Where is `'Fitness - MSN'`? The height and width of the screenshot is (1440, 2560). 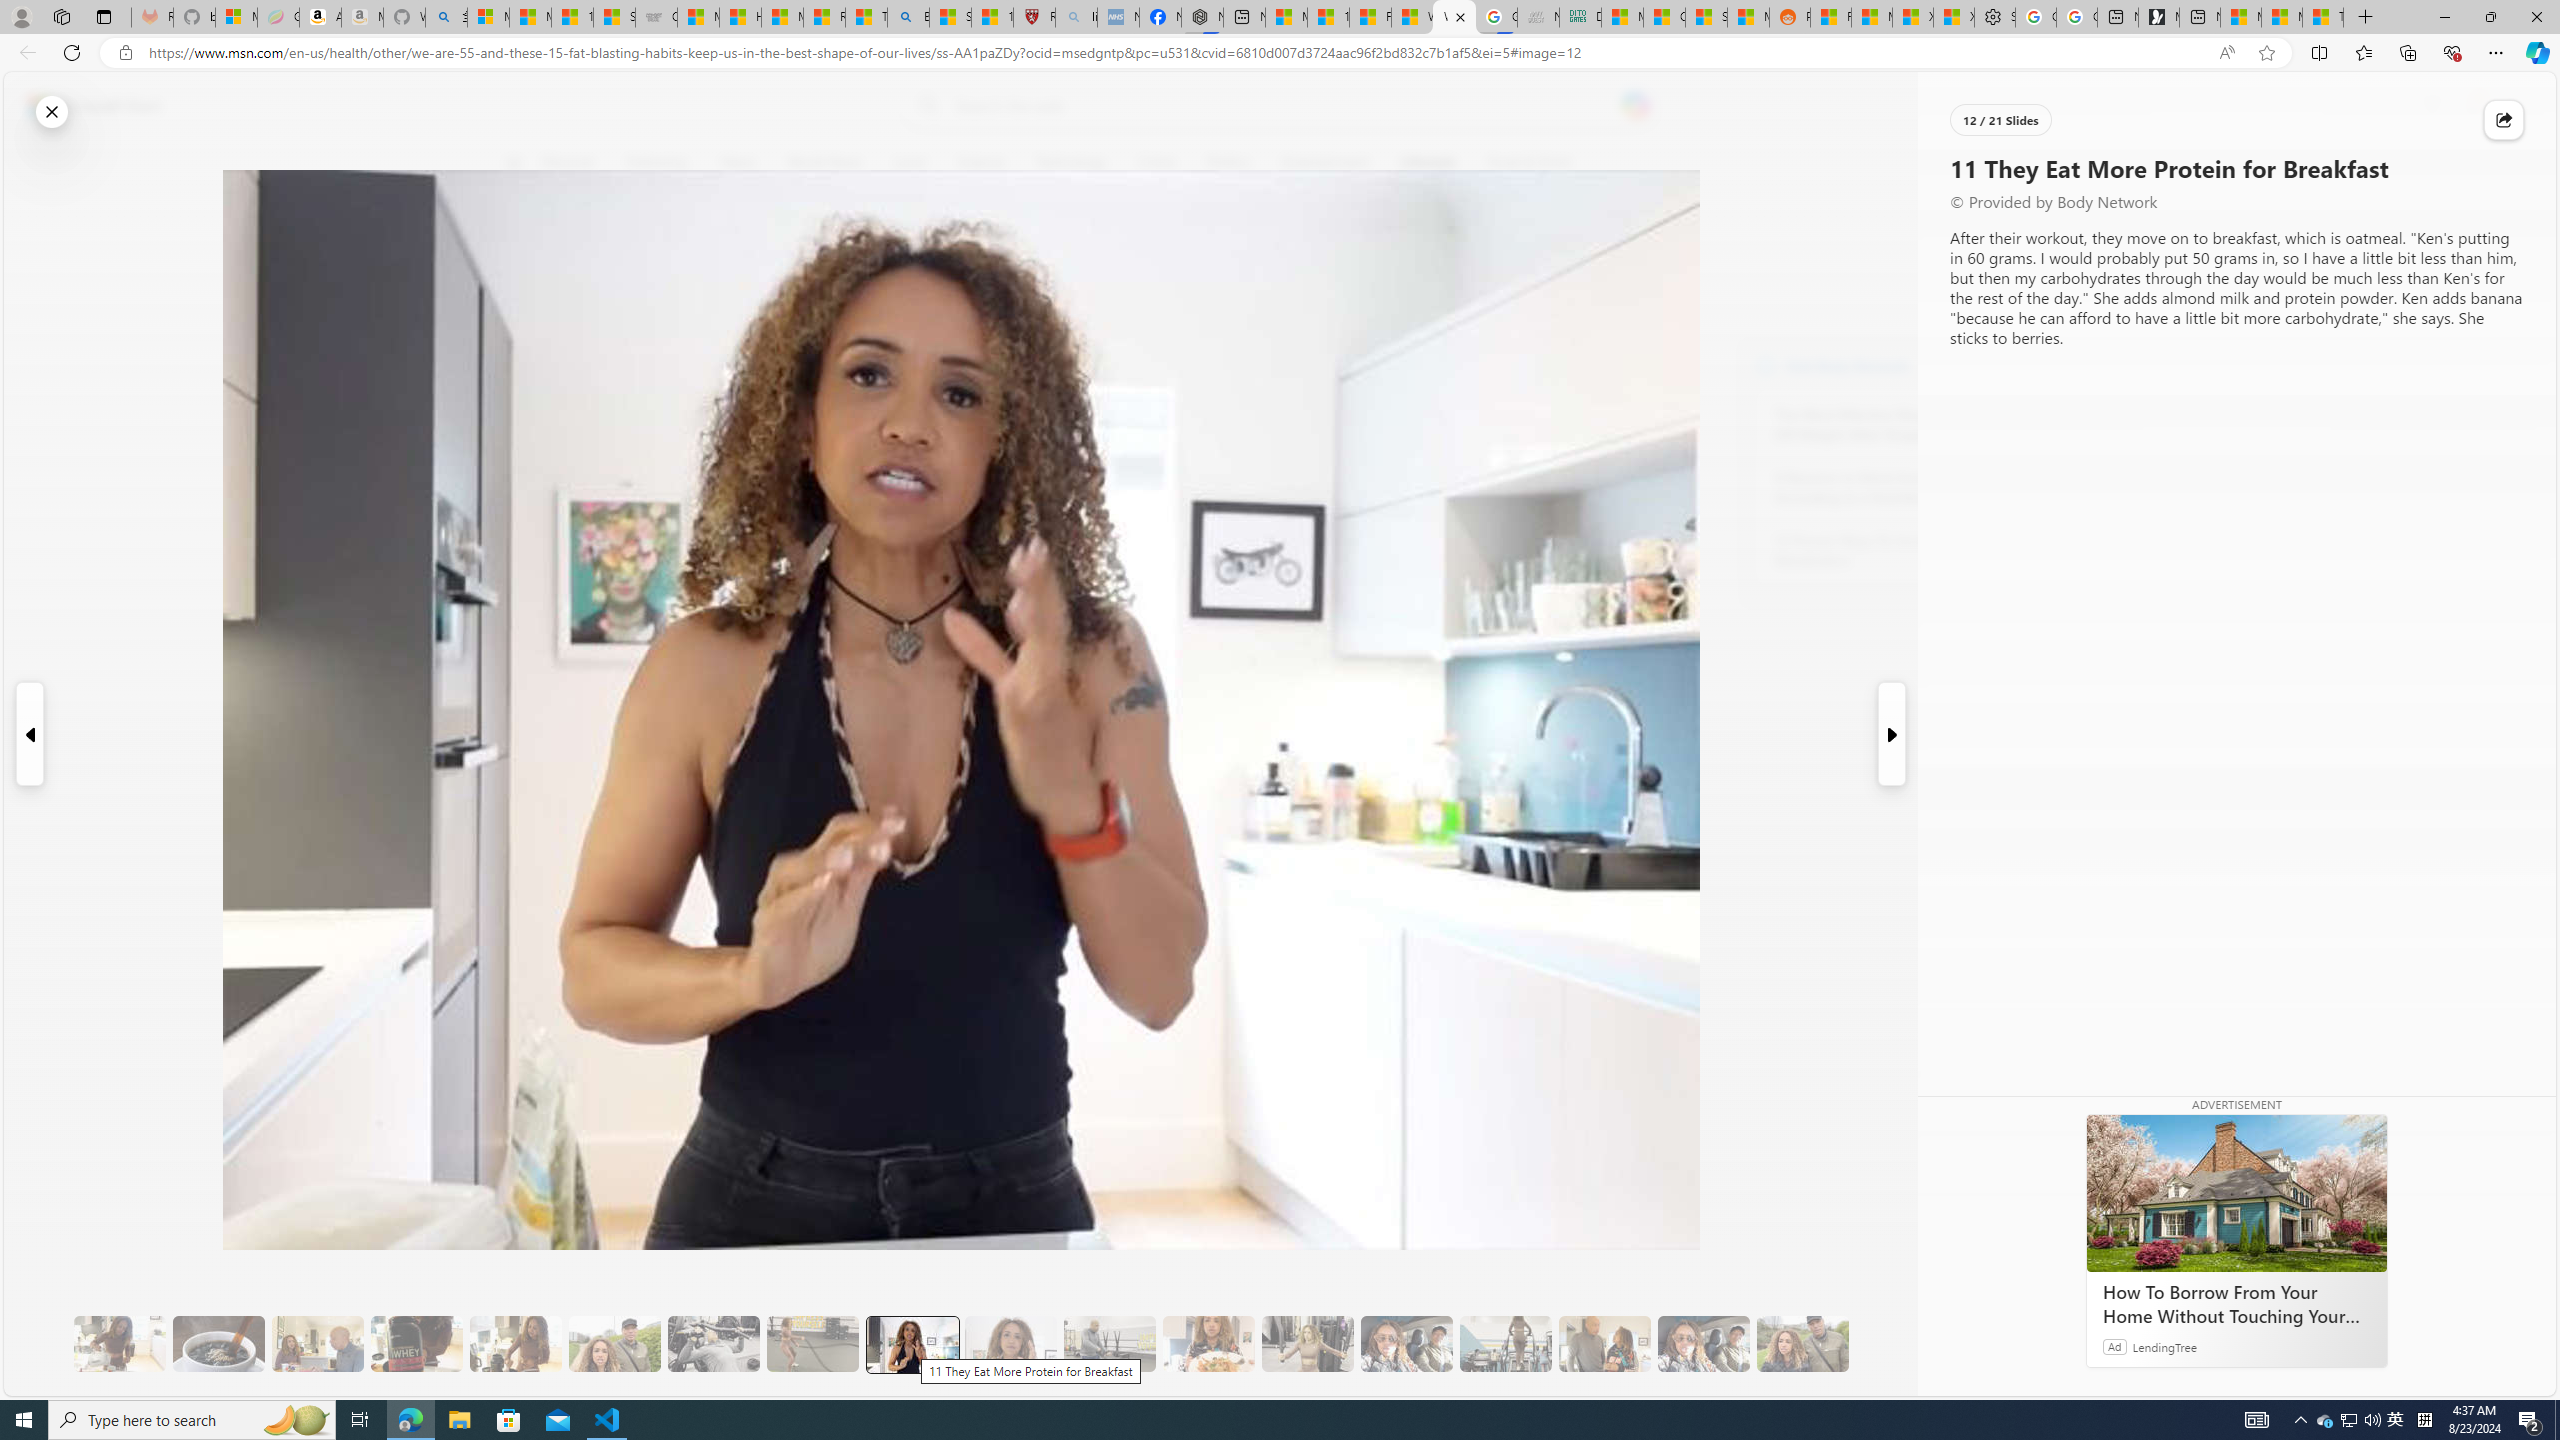
'Fitness - MSN' is located at coordinates (1369, 16).